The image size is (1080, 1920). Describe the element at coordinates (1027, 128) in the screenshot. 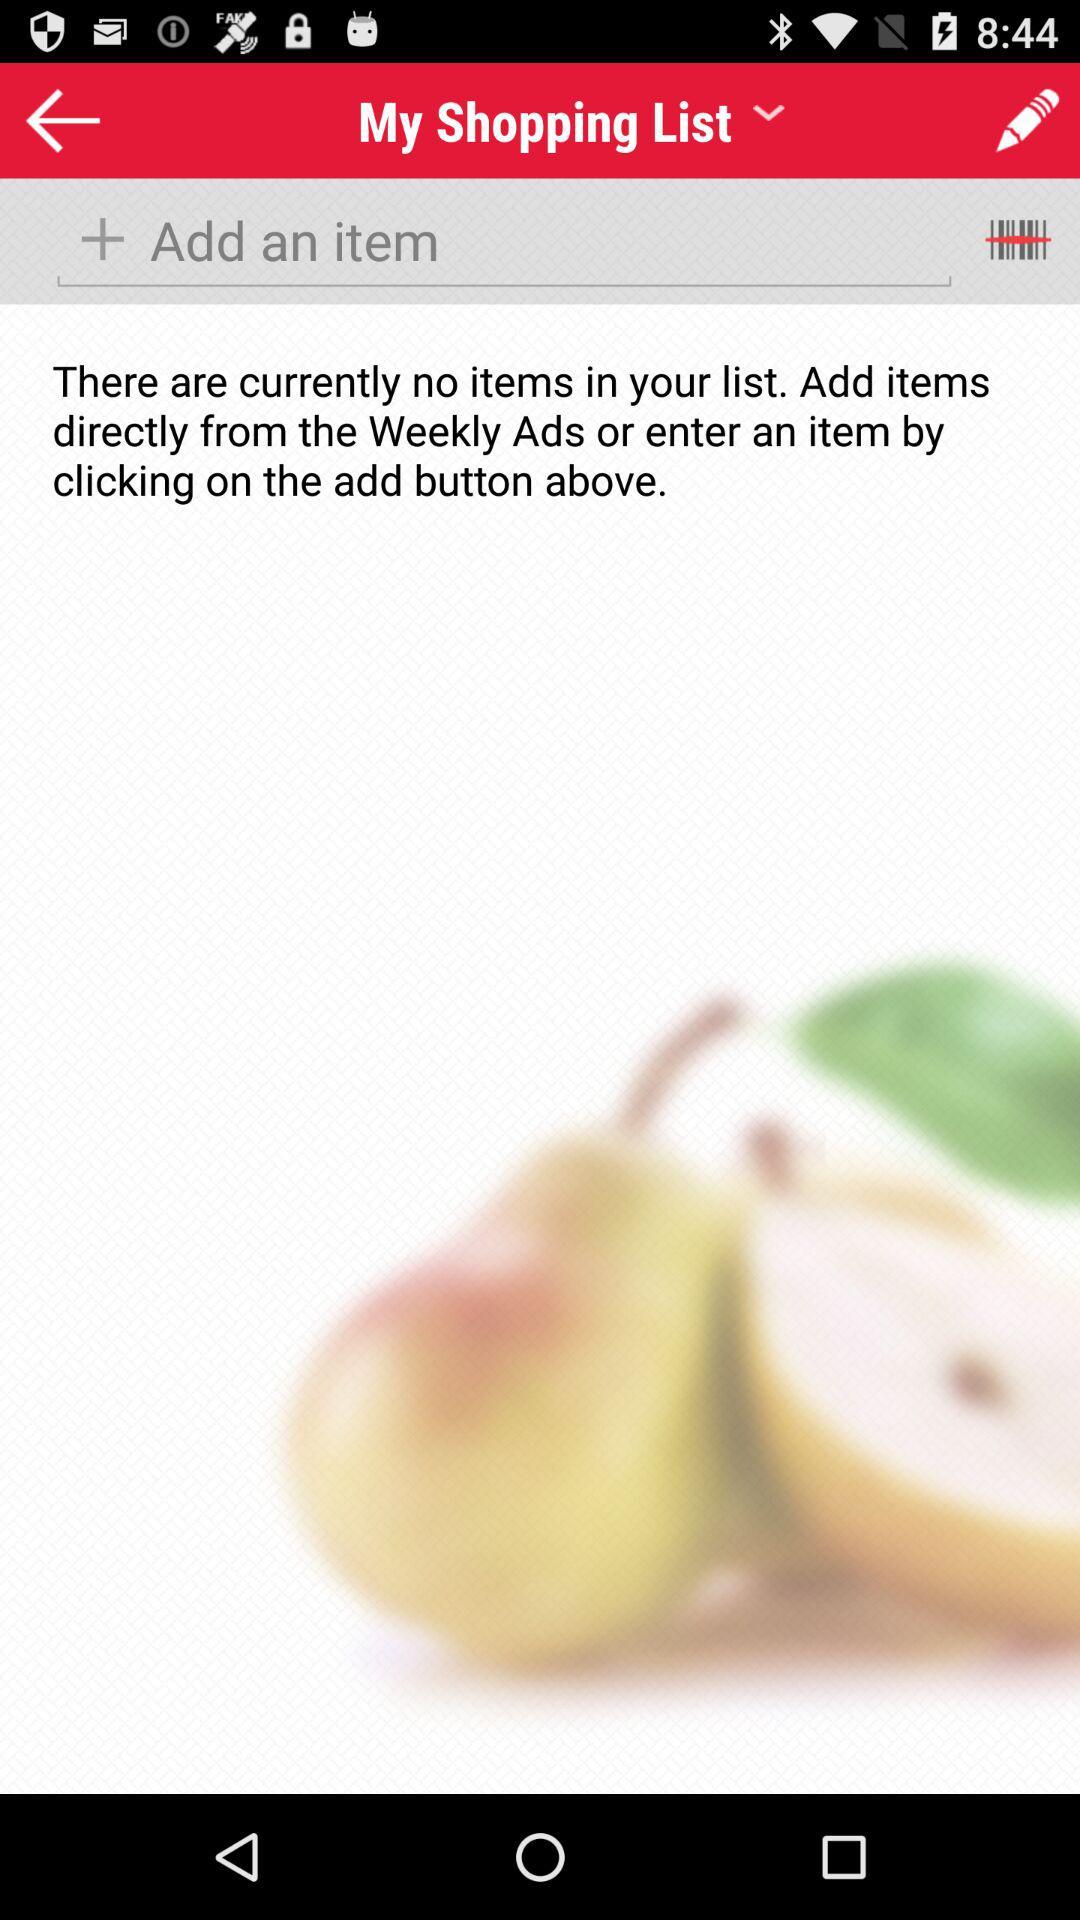

I see `the edit icon` at that location.